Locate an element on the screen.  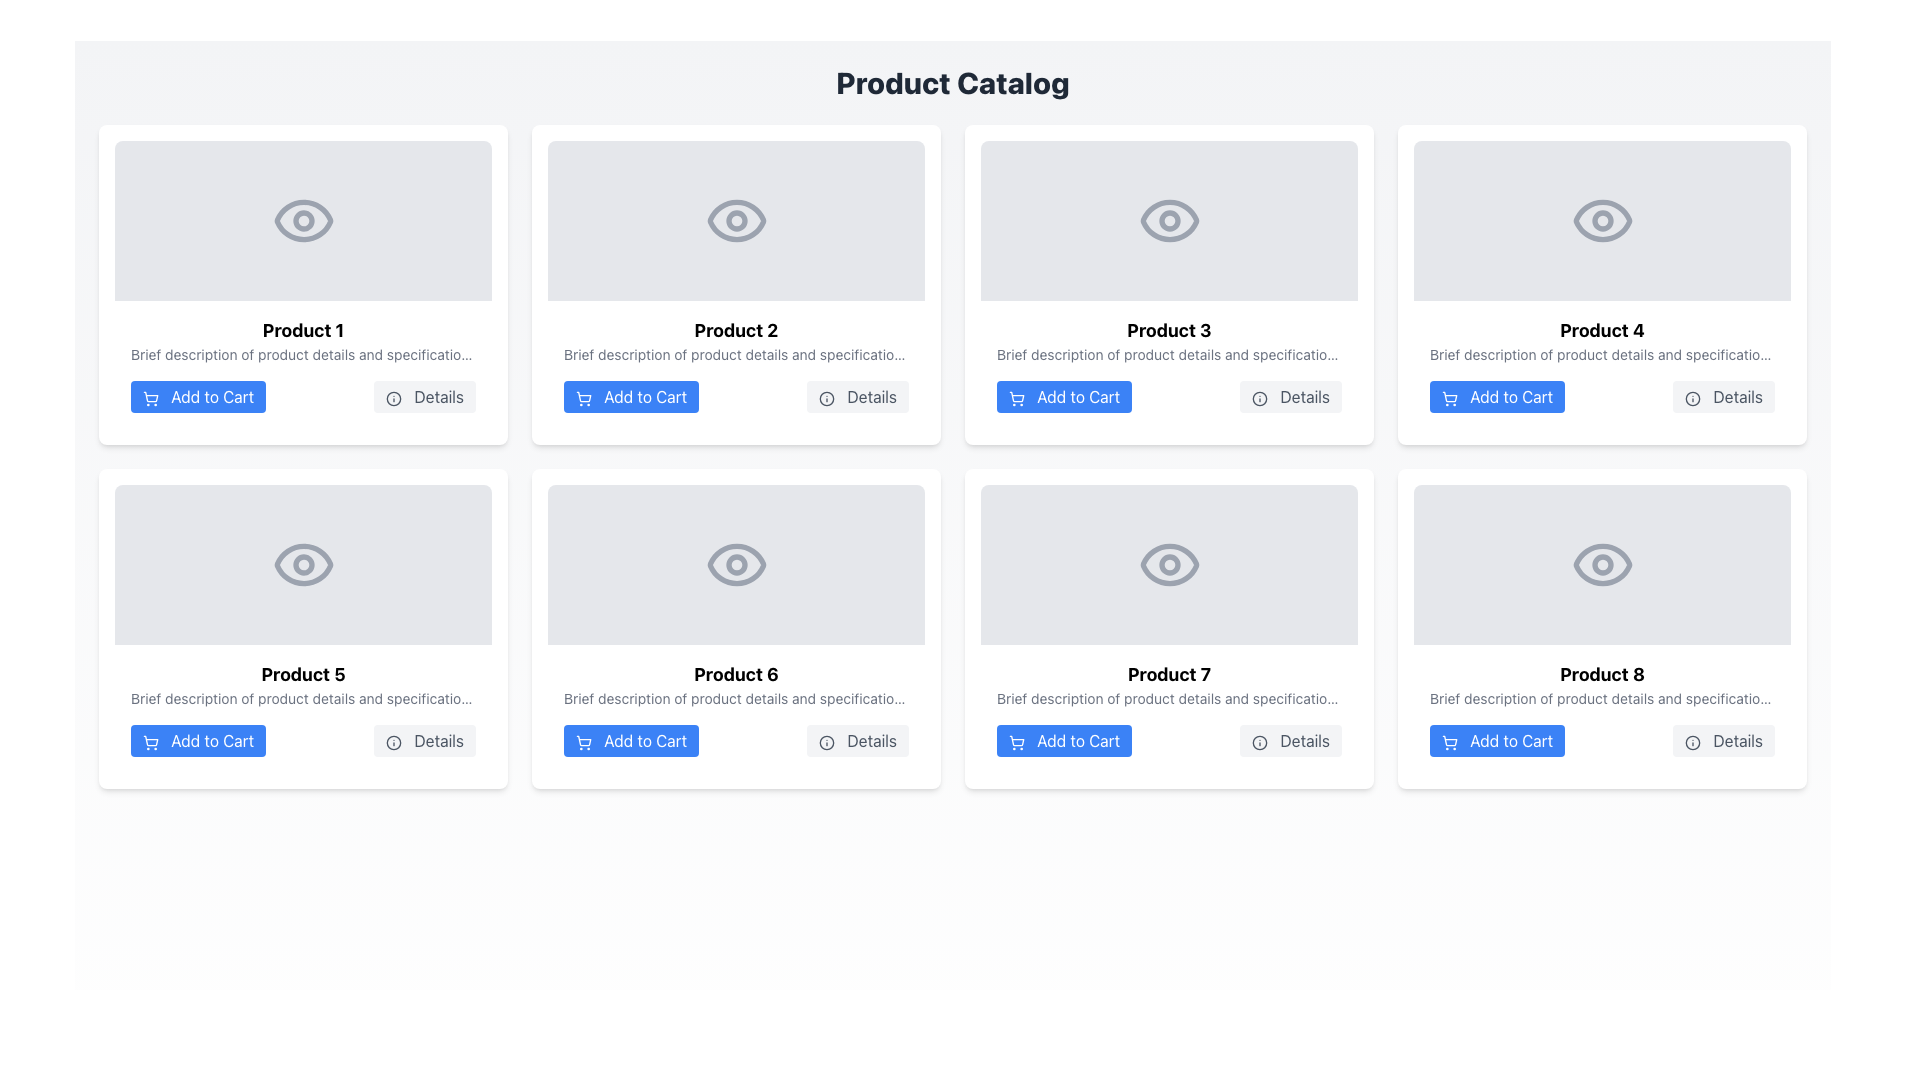
the 'Add to Cart' button for Product 2, located in the upper row, second column of the grid, to change its color to a darker blue is located at coordinates (630, 397).